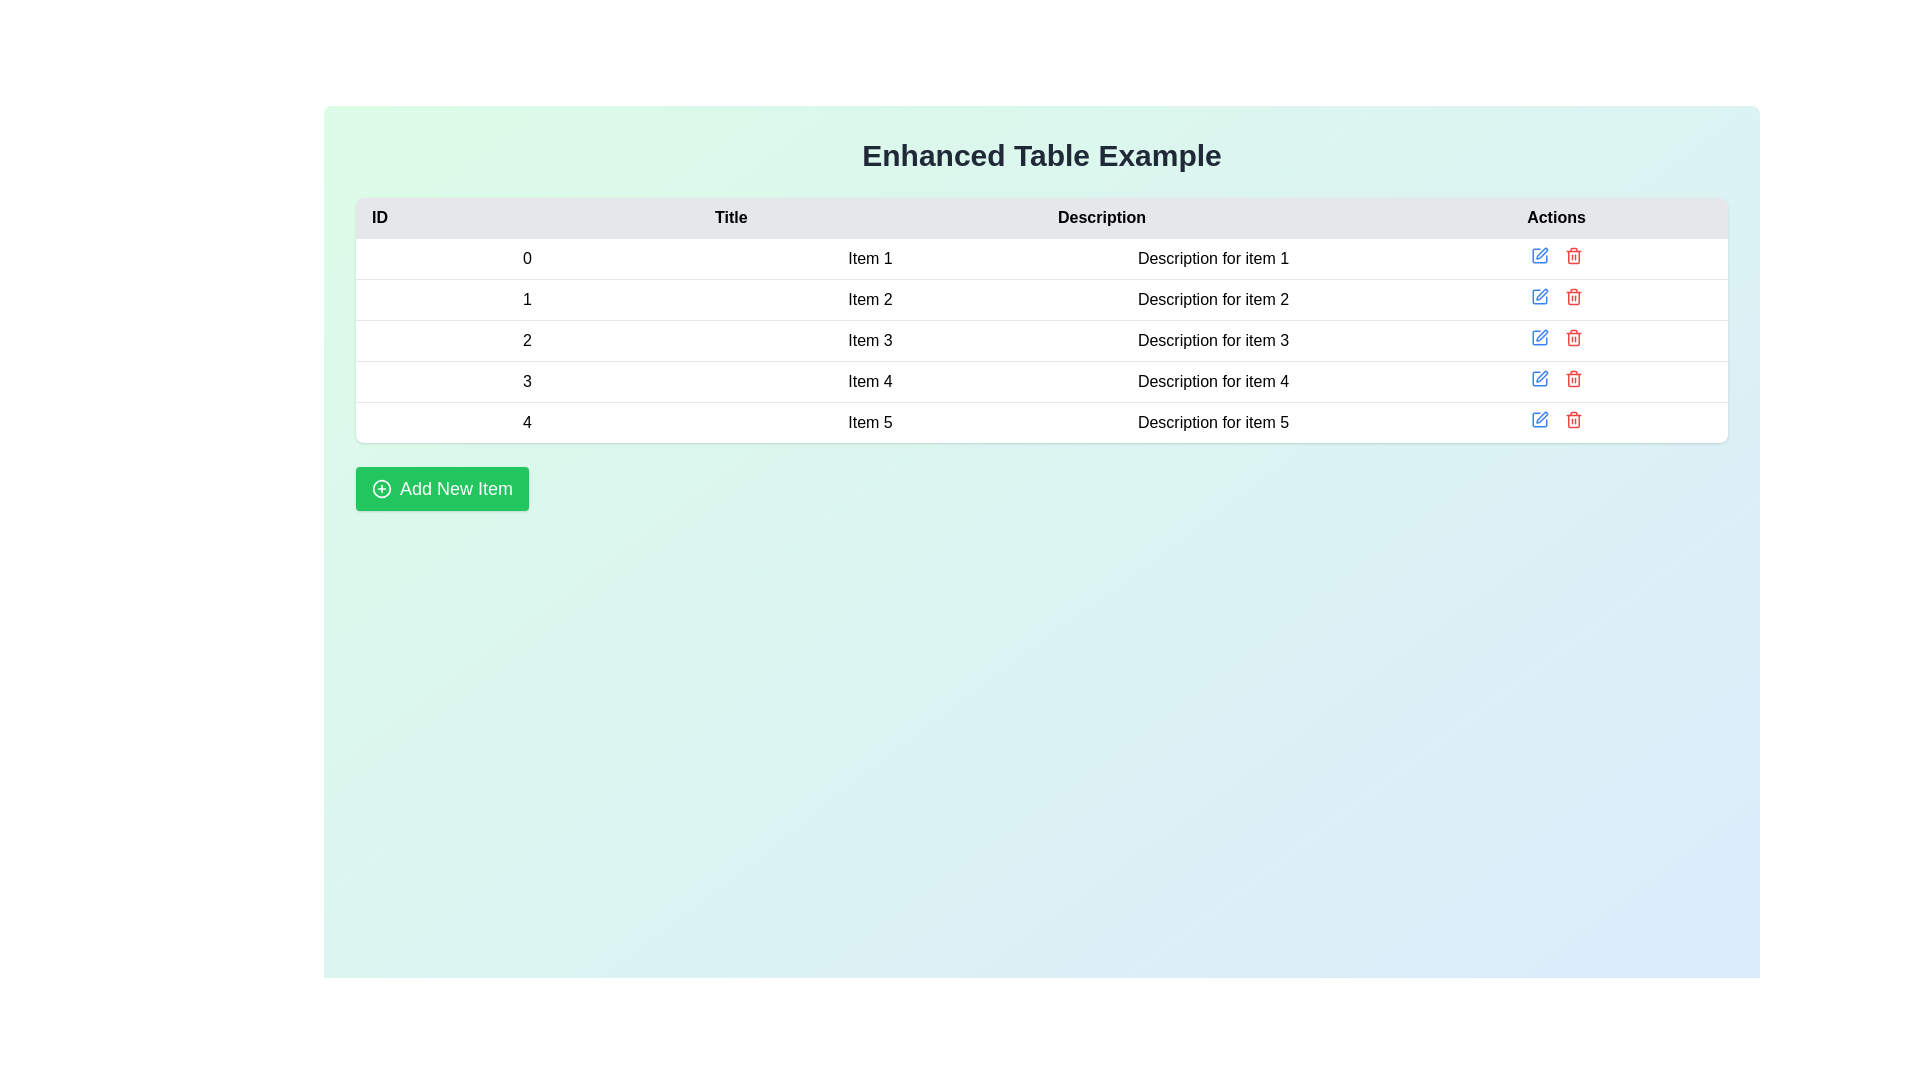  I want to click on the 'edit' icon located in the 'Actions' column of the last row in the table, so click(1540, 416).